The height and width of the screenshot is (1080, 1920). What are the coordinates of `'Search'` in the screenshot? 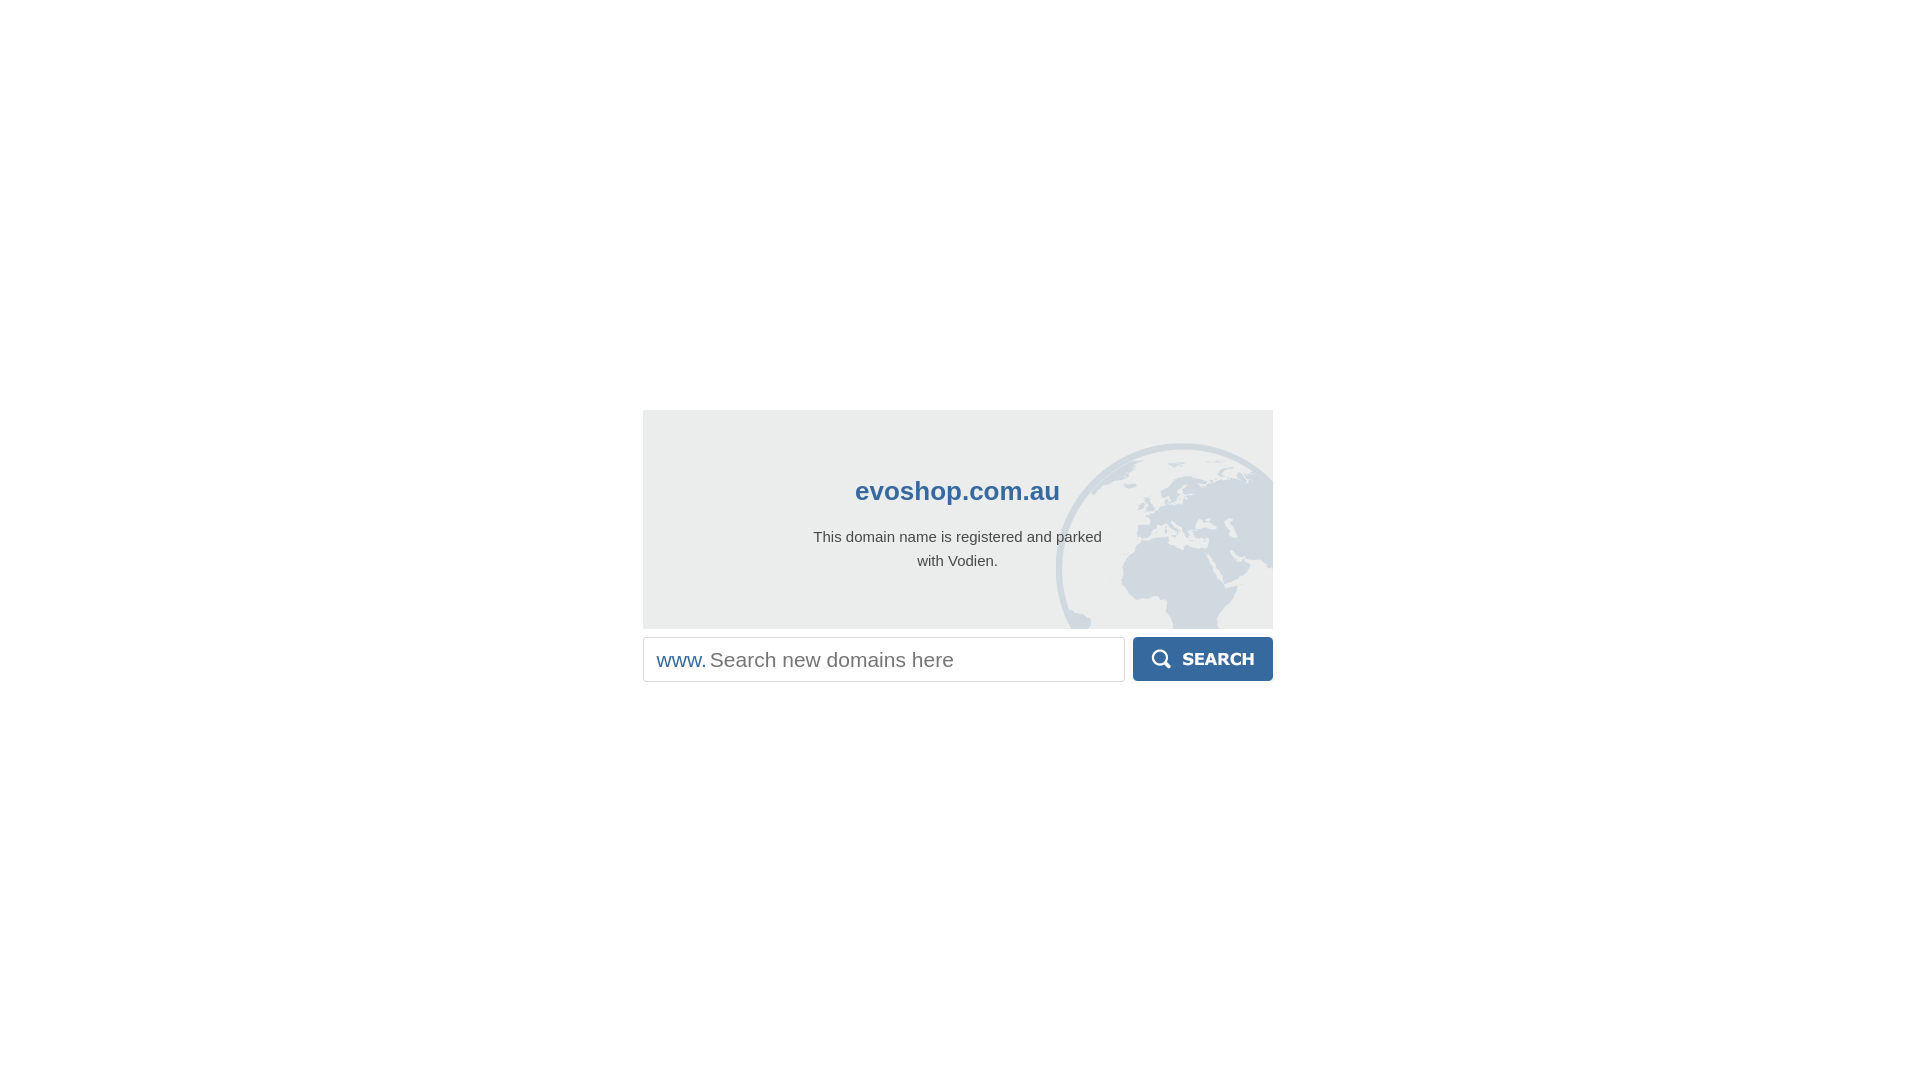 It's located at (1202, 659).